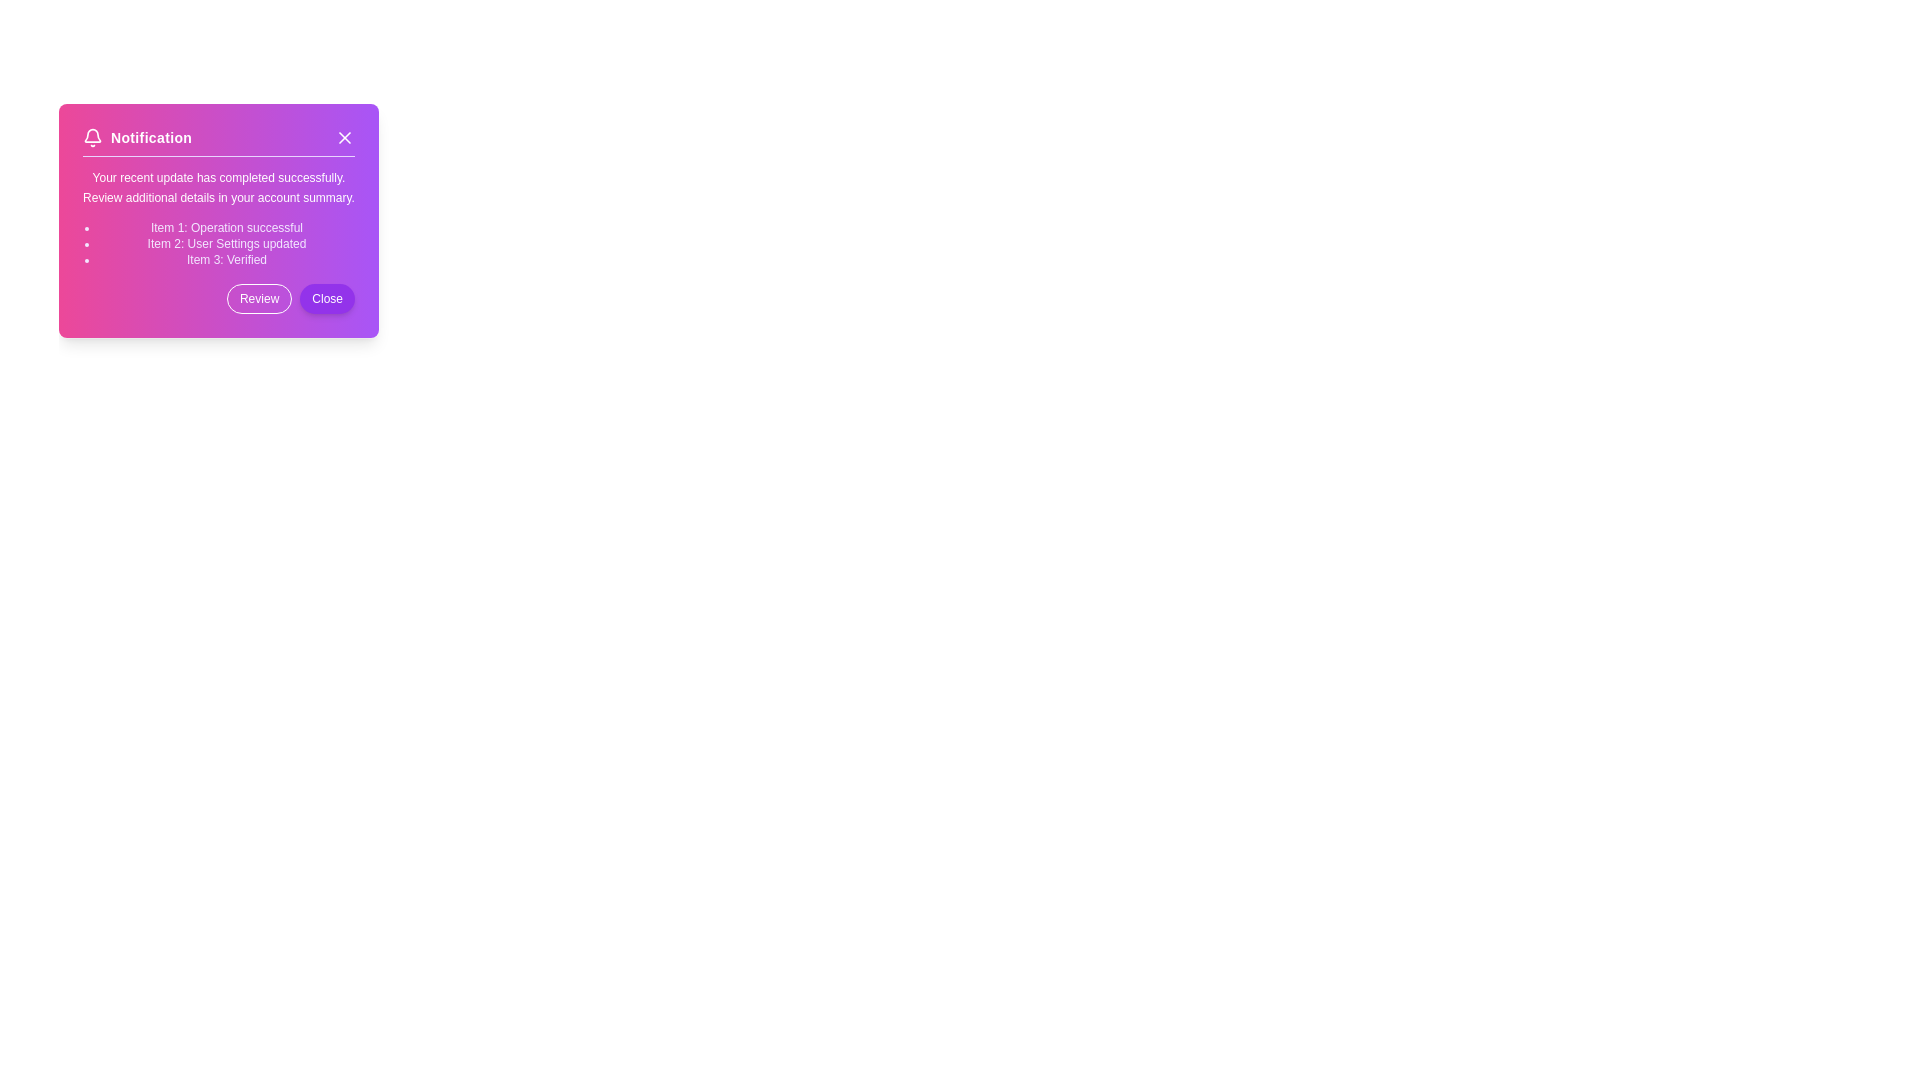 The width and height of the screenshot is (1920, 1080). I want to click on the third text line in the notification card that indicates the status message, positioned between 'Item 2: User Settings updated' and the action buttons, so click(226, 258).